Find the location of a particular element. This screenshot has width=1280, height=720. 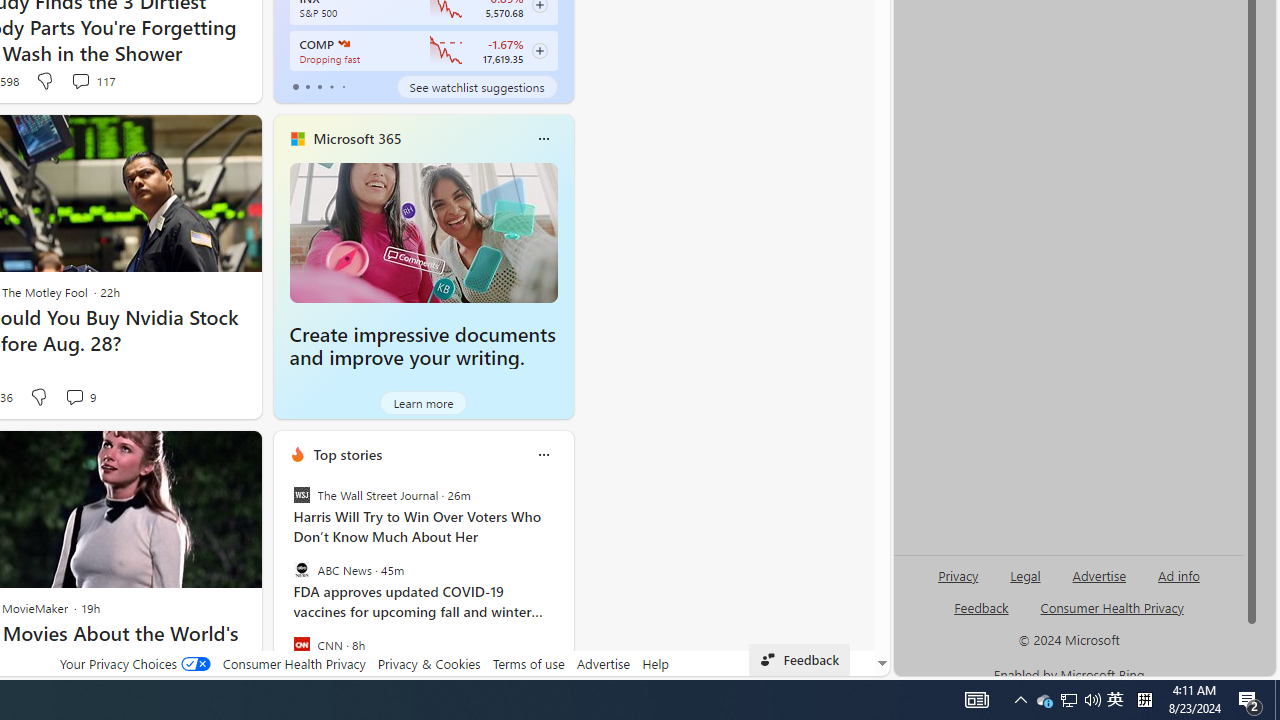

'Hide this story' is located at coordinates (201, 455).